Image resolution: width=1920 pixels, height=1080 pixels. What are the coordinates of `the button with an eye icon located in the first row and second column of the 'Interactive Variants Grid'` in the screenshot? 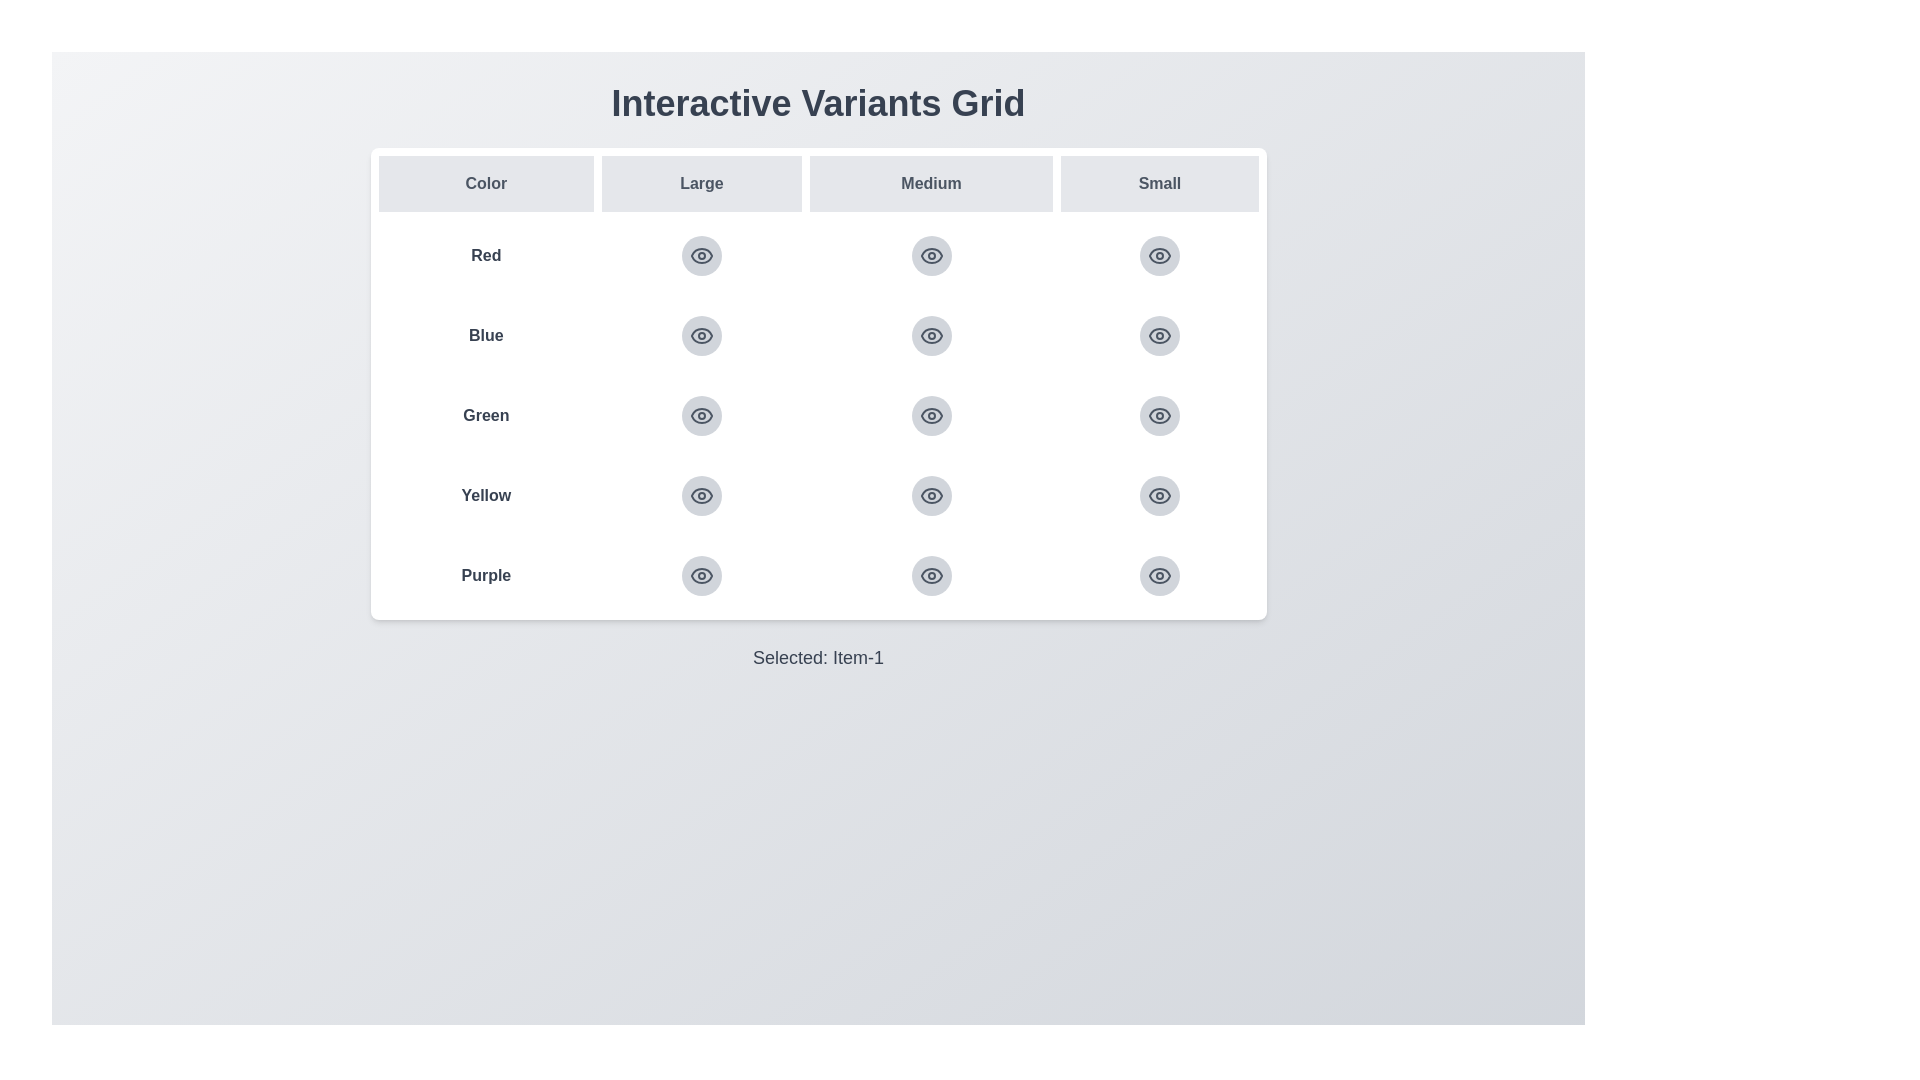 It's located at (701, 254).